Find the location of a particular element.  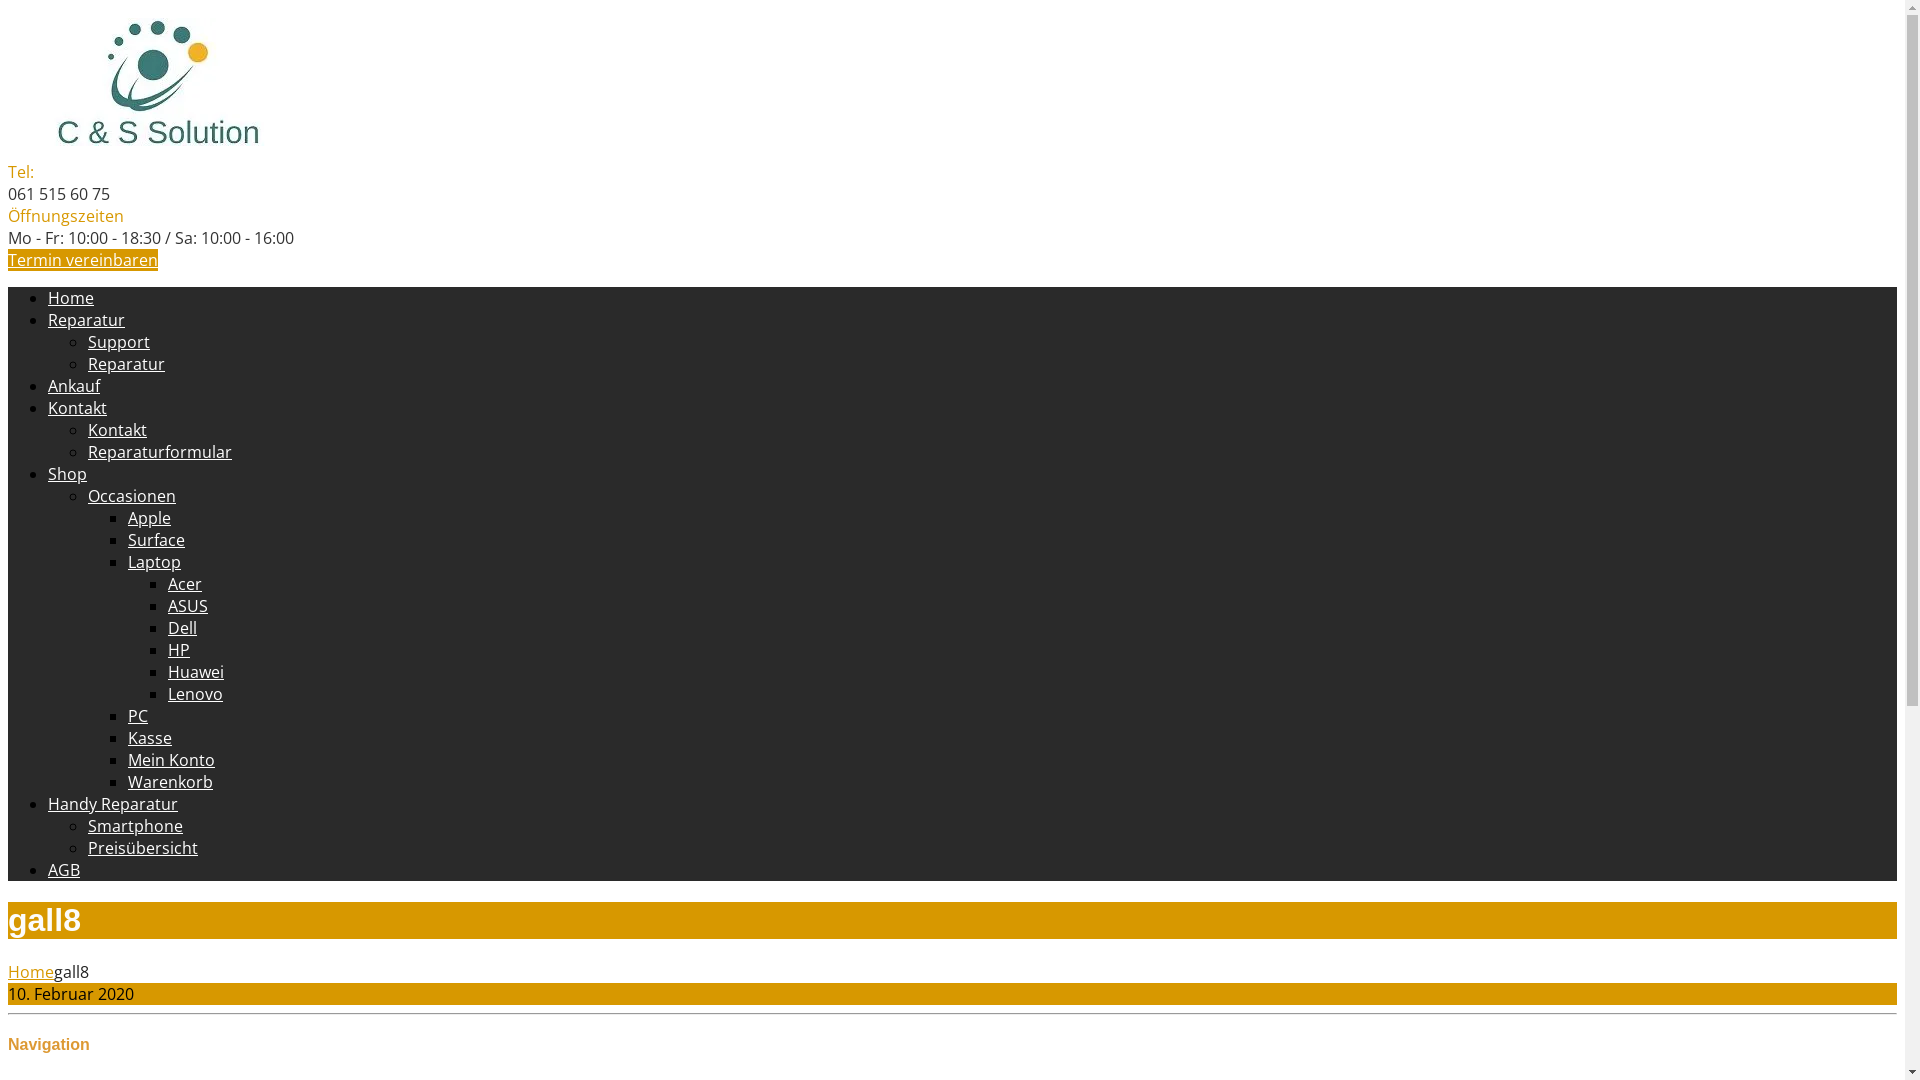

'Warenkorb' is located at coordinates (127, 781).